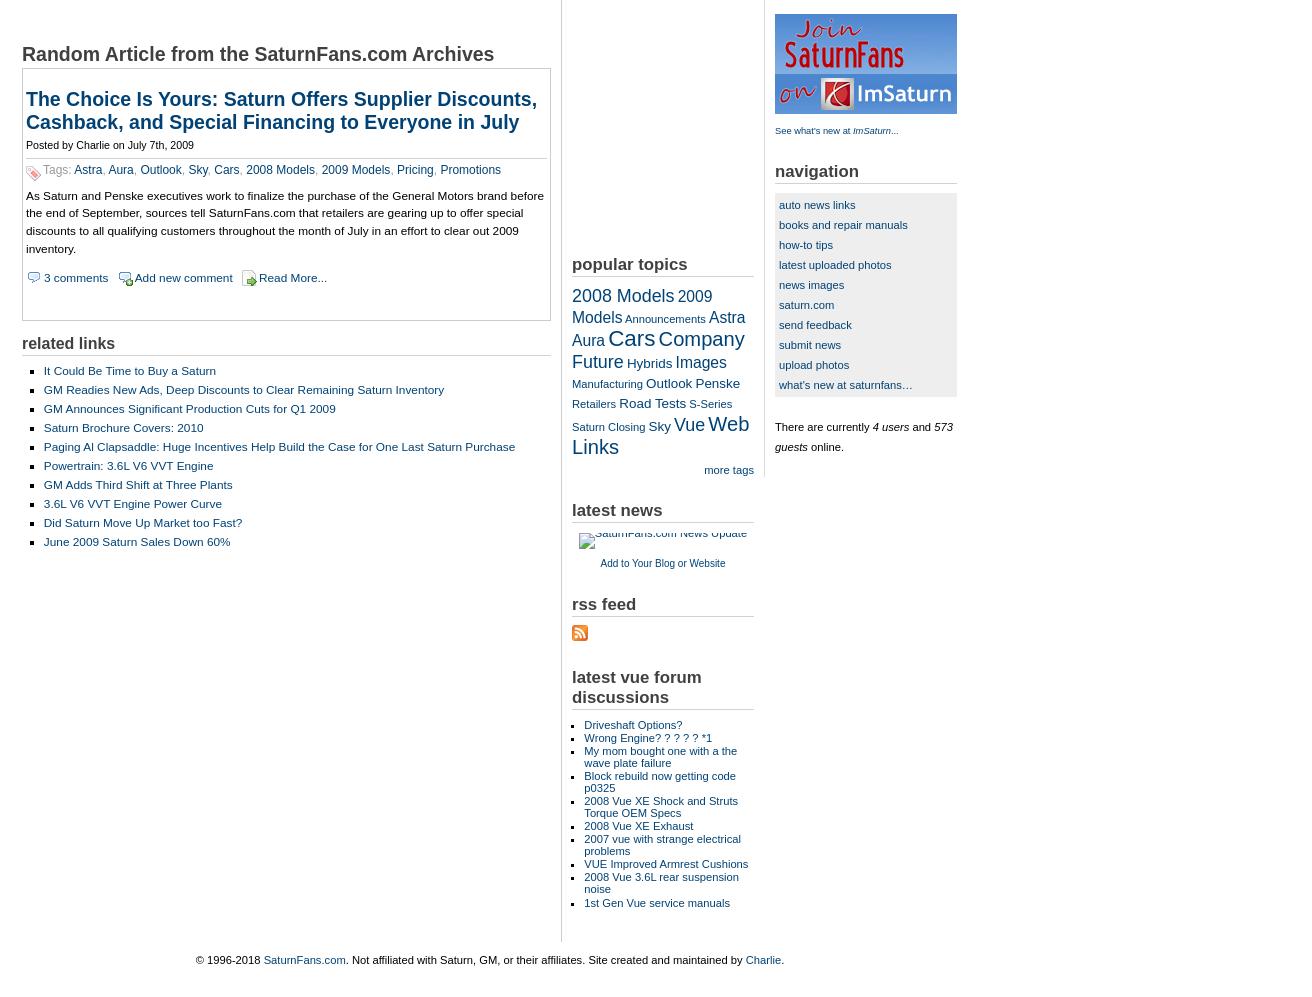 Image resolution: width=1312 pixels, height=997 pixels. What do you see at coordinates (660, 433) in the screenshot?
I see `'Web Links'` at bounding box center [660, 433].